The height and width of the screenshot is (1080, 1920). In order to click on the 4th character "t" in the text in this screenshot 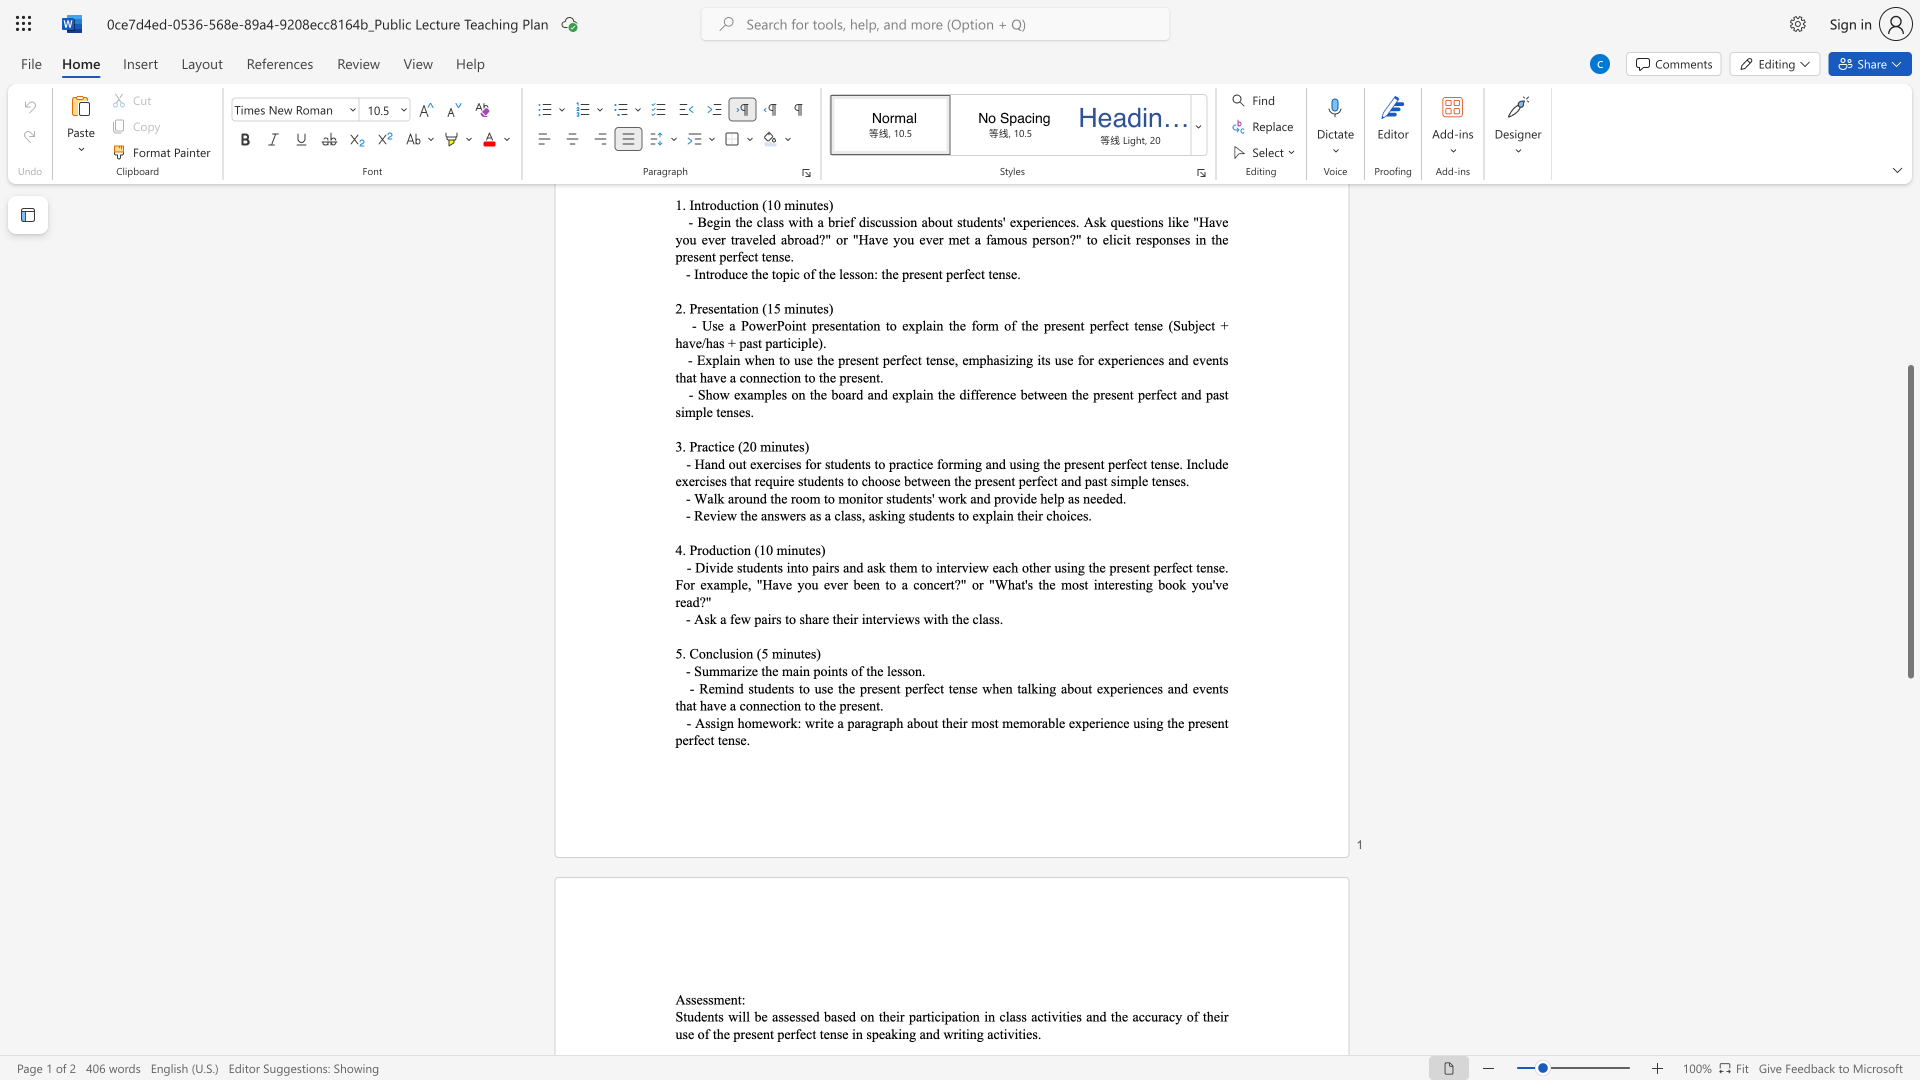, I will do `click(938, 618)`.